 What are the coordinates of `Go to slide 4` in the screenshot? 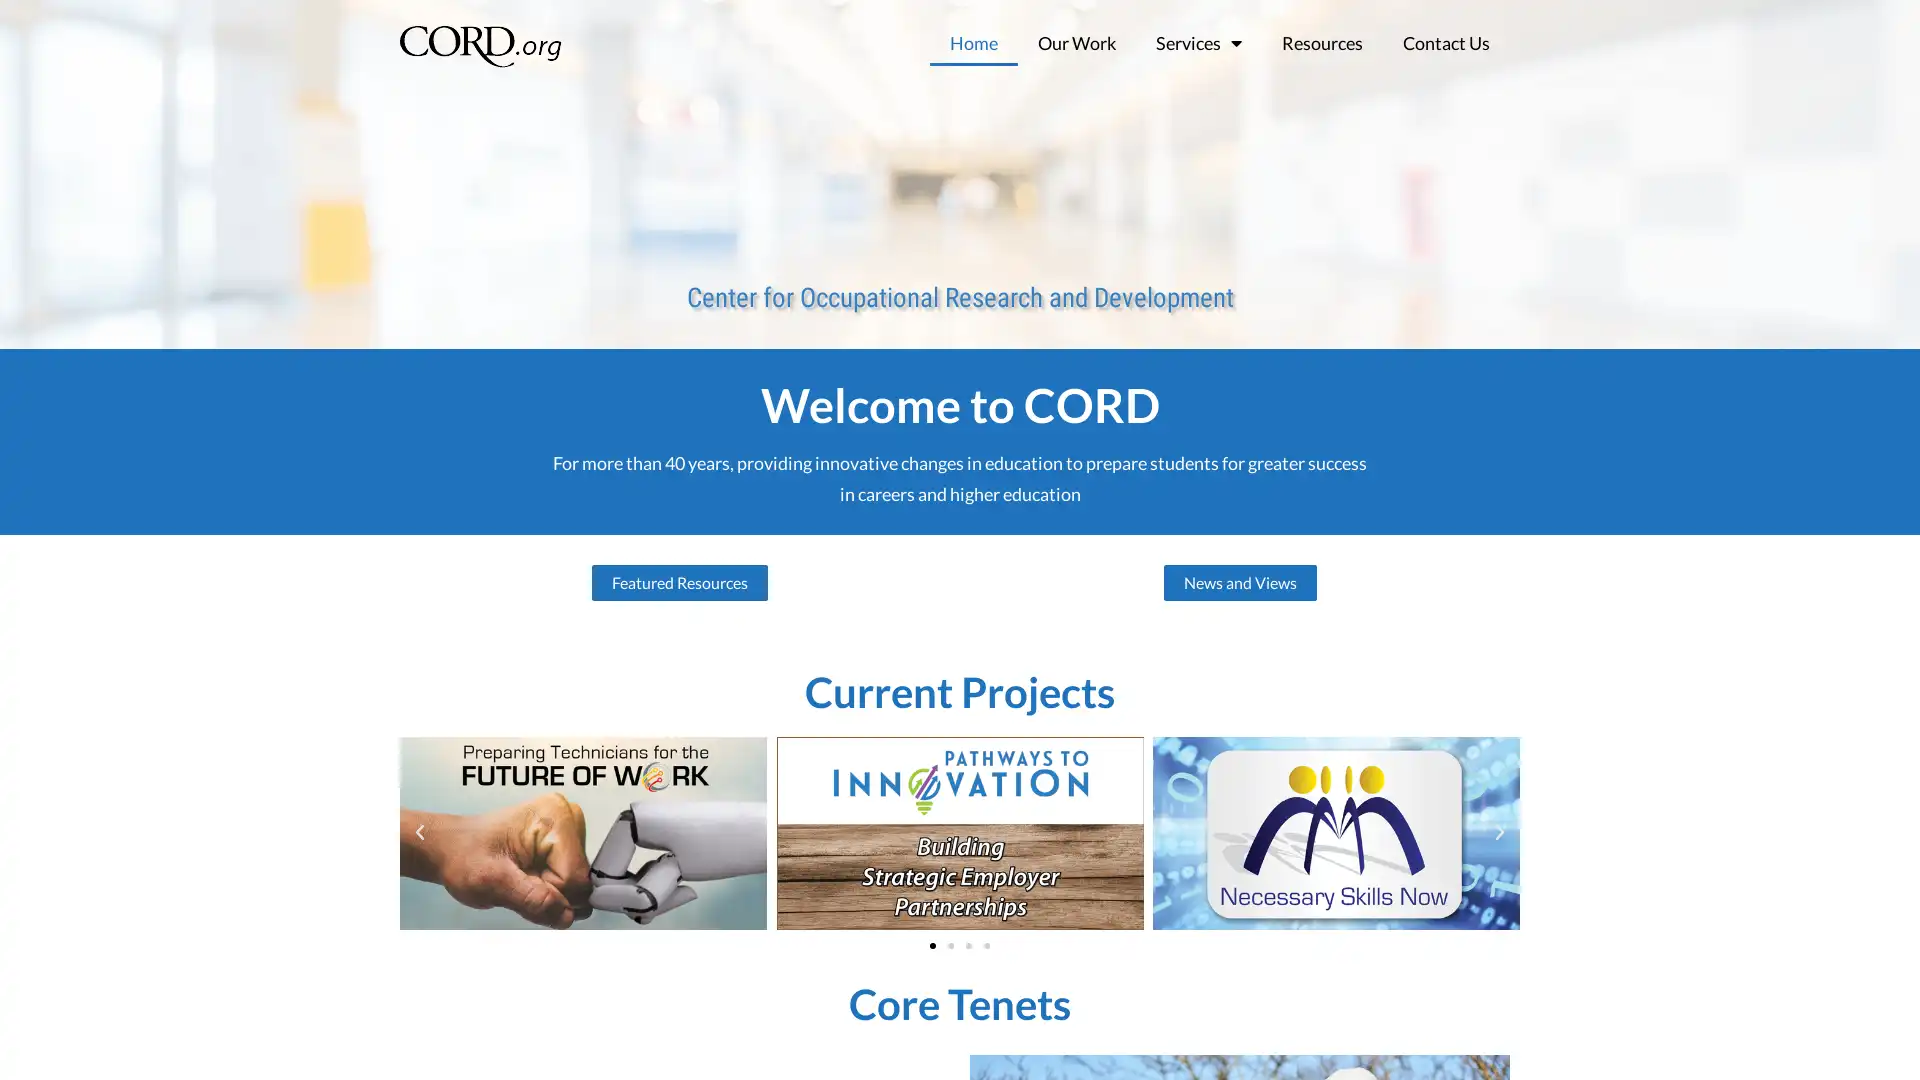 It's located at (987, 945).